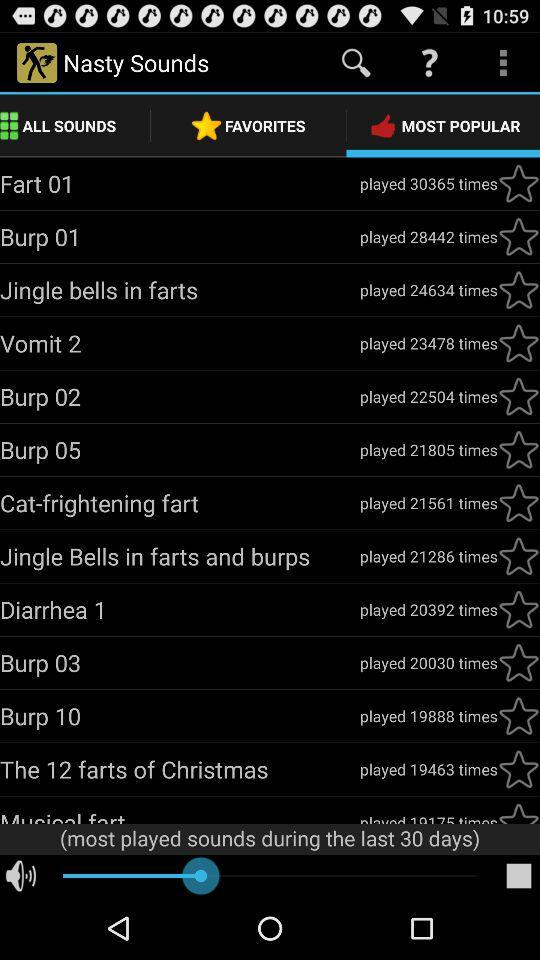 This screenshot has width=540, height=960. I want to click on icon below the jingle bells in app, so click(179, 608).